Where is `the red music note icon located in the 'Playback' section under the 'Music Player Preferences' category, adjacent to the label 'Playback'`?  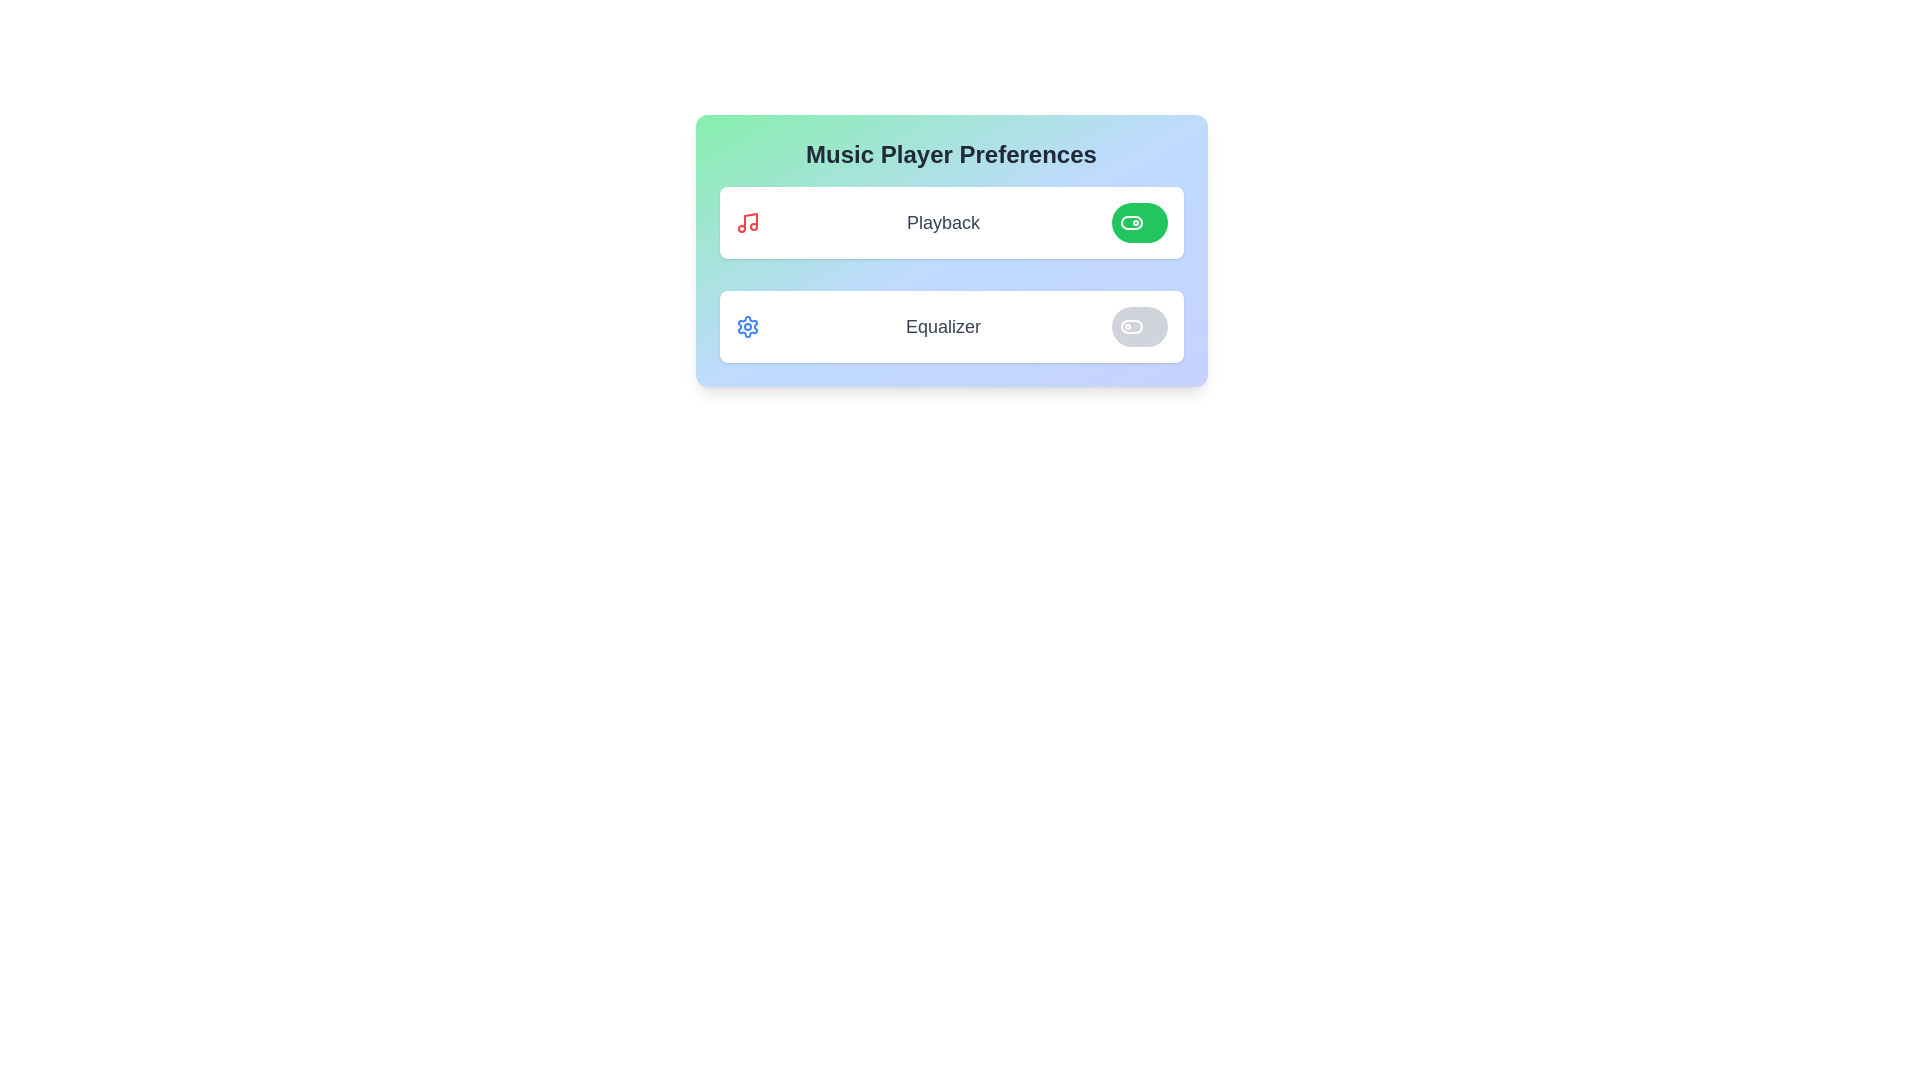
the red music note icon located in the 'Playback' section under the 'Music Player Preferences' category, adjacent to the label 'Playback' is located at coordinates (746, 223).